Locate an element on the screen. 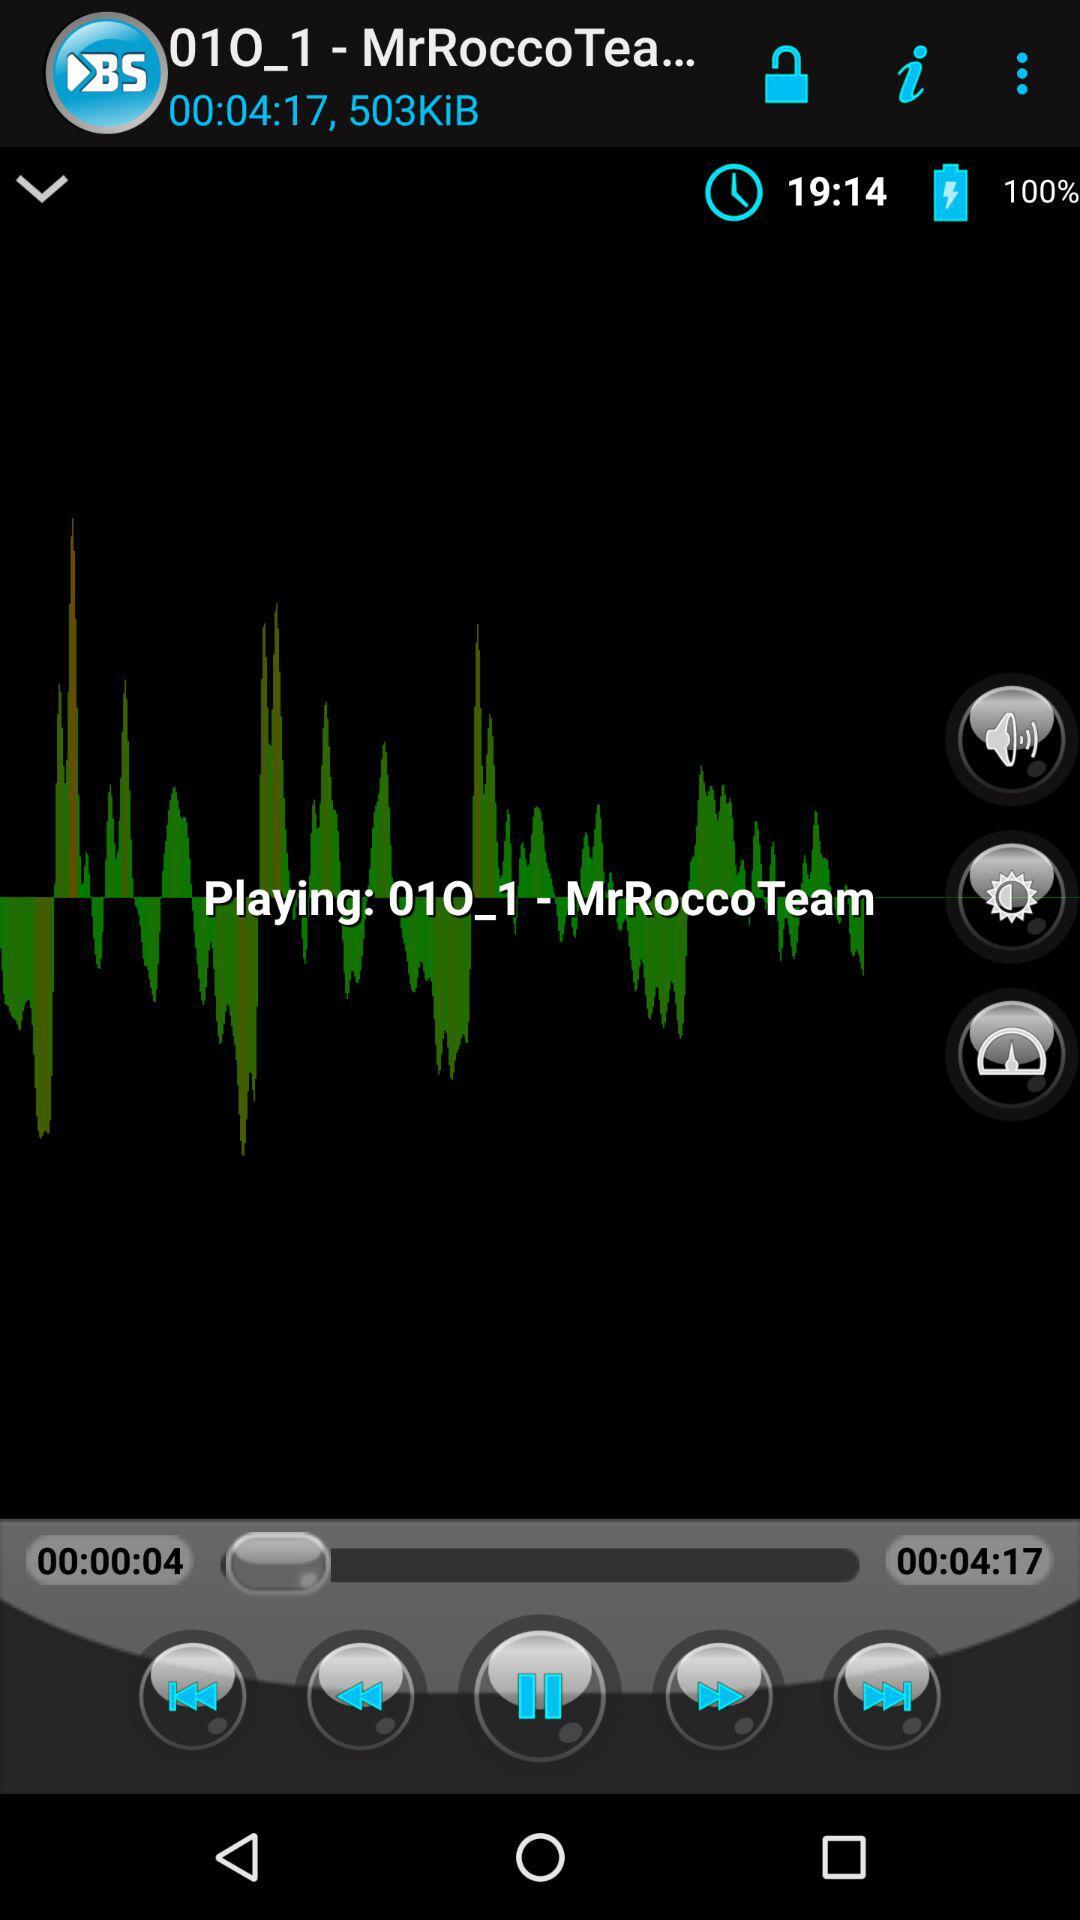 The width and height of the screenshot is (1080, 1920). play button is located at coordinates (540, 1695).